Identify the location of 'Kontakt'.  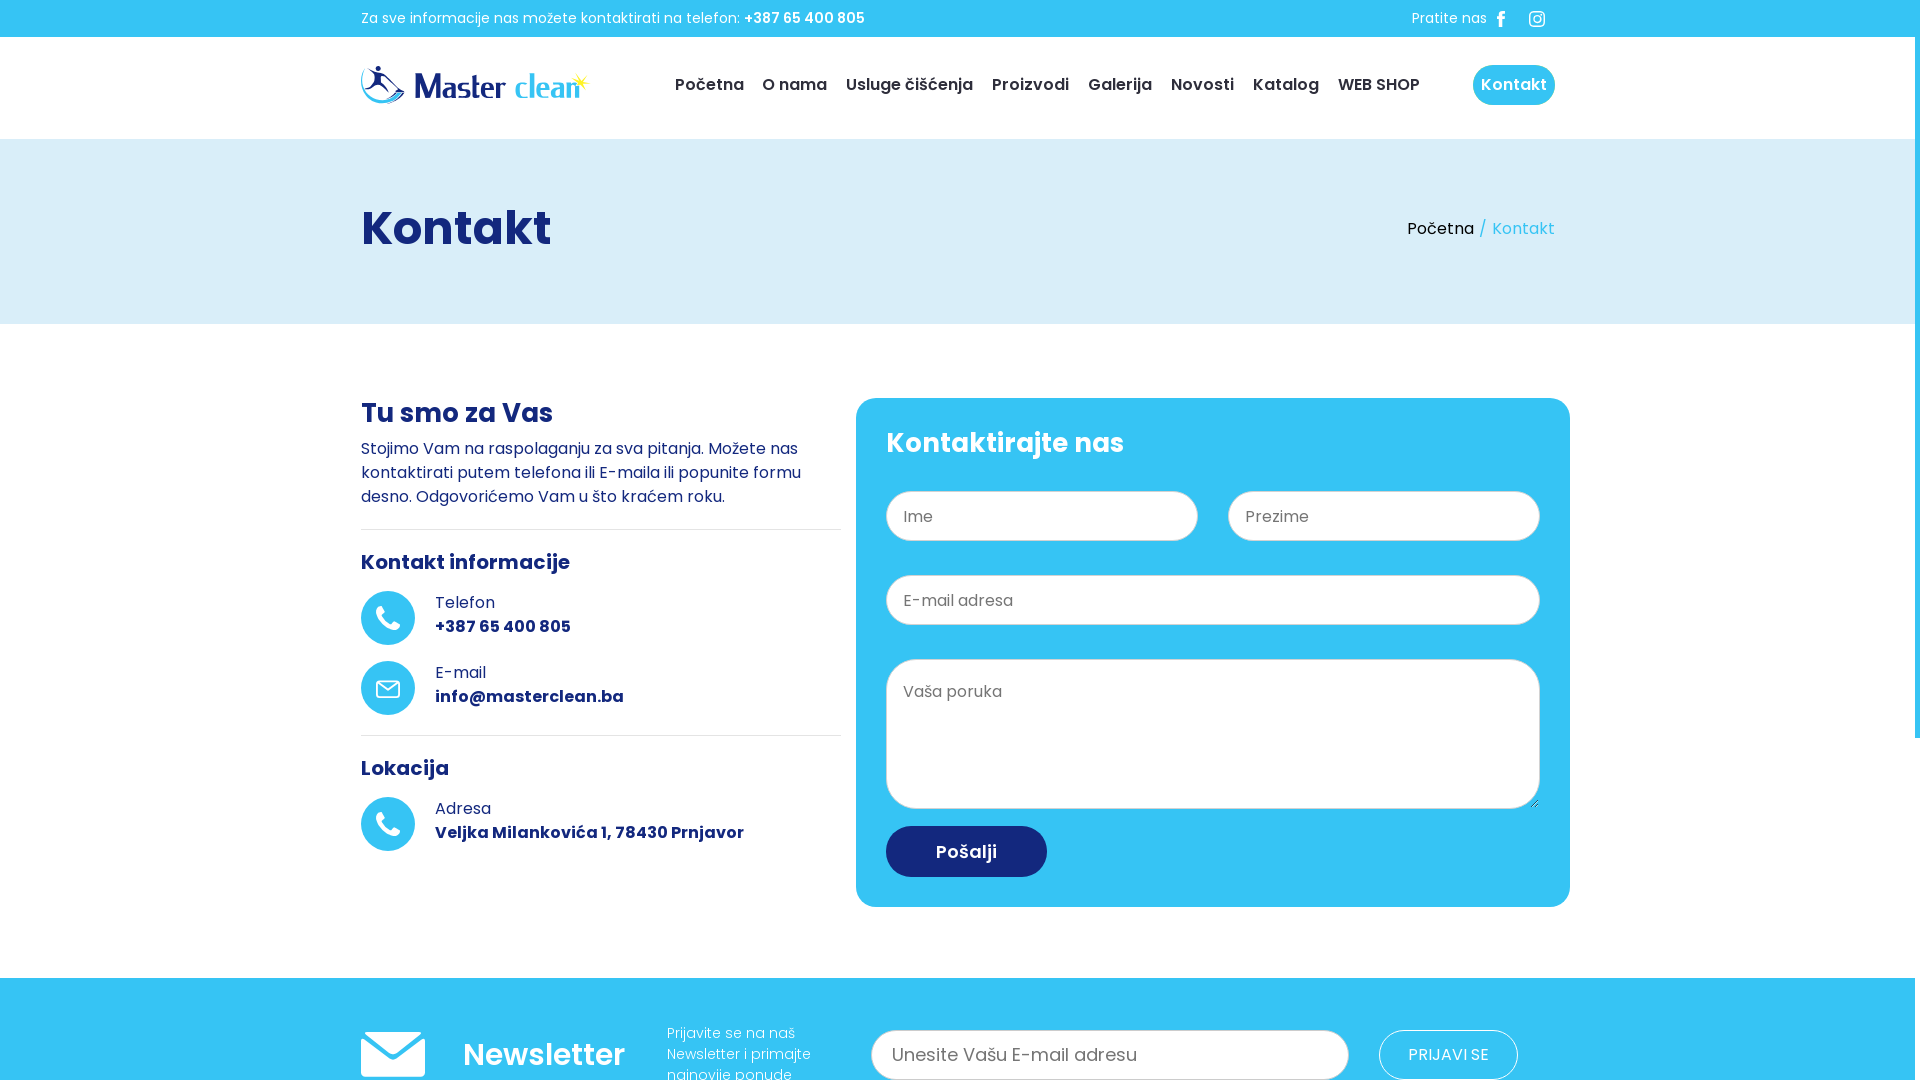
(1512, 83).